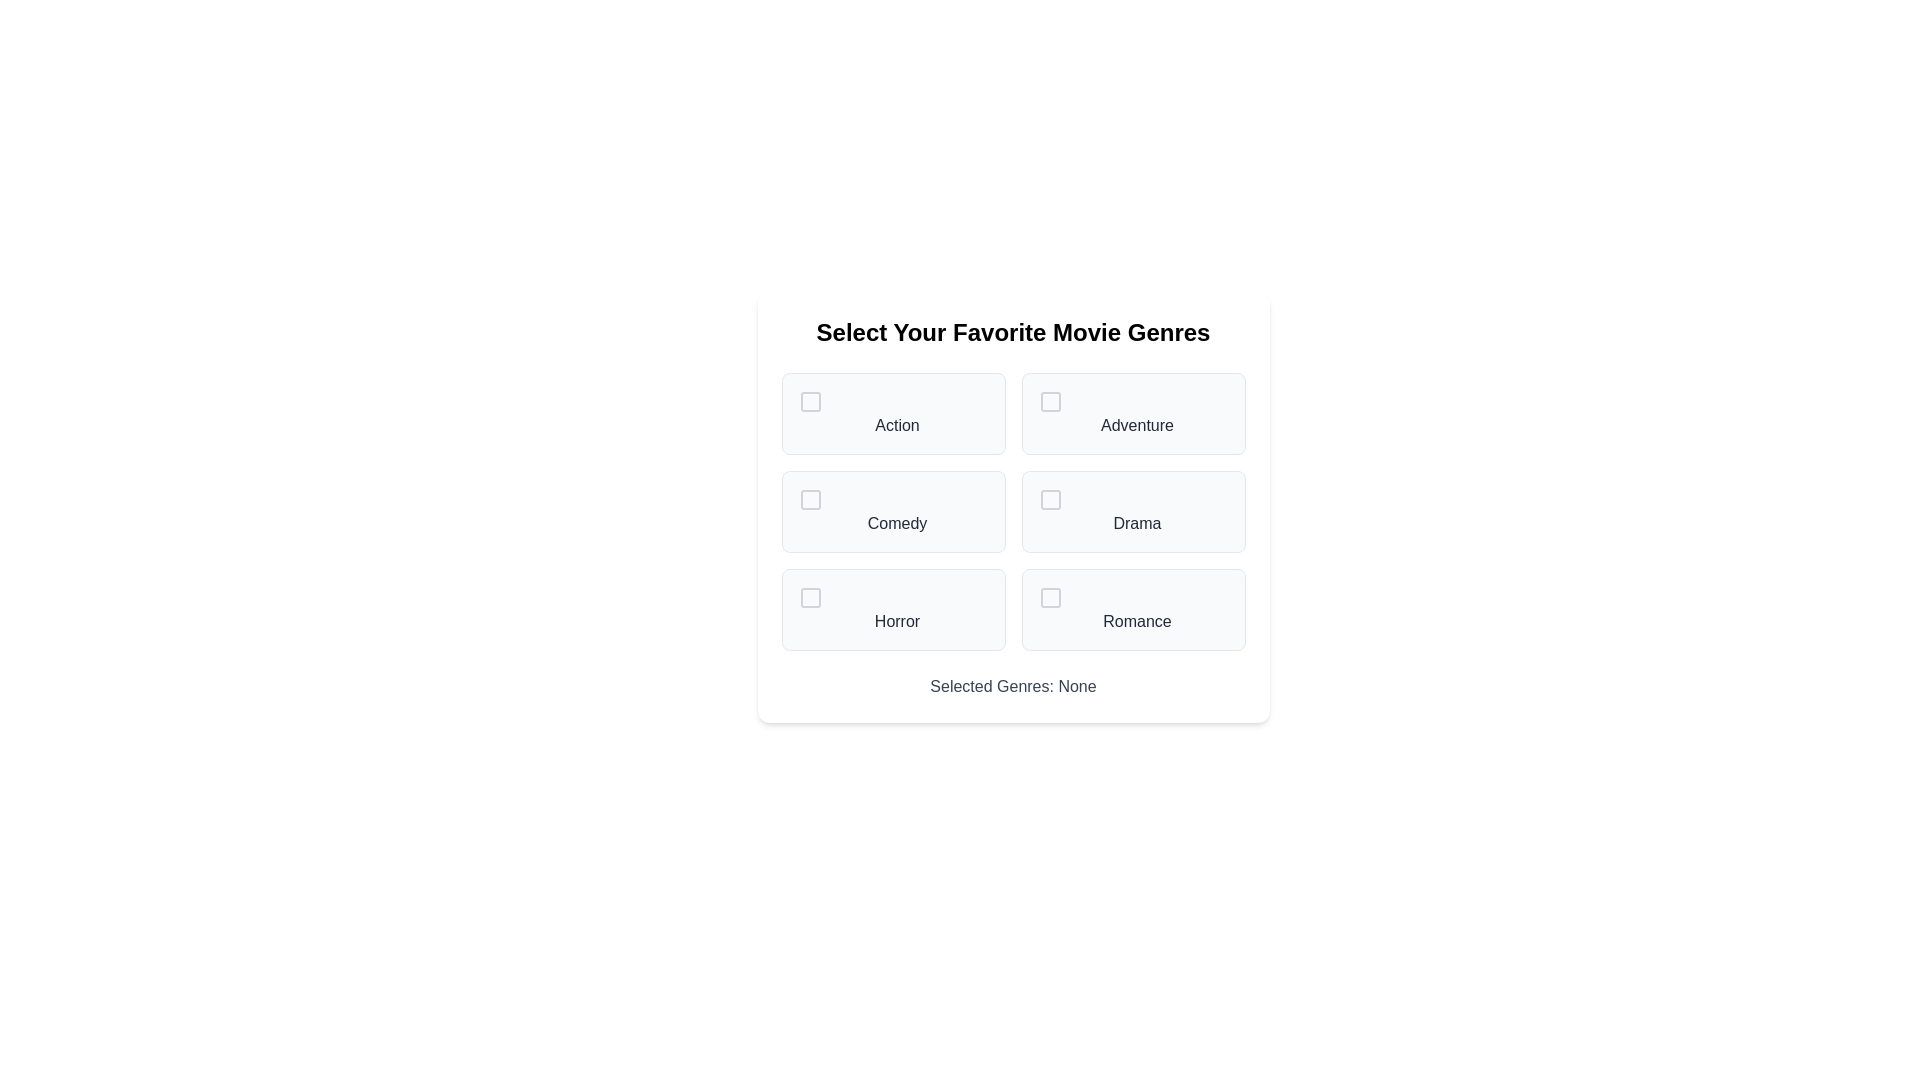 This screenshot has height=1080, width=1920. What do you see at coordinates (892, 412) in the screenshot?
I see `the genre Action to select or deselect it` at bounding box center [892, 412].